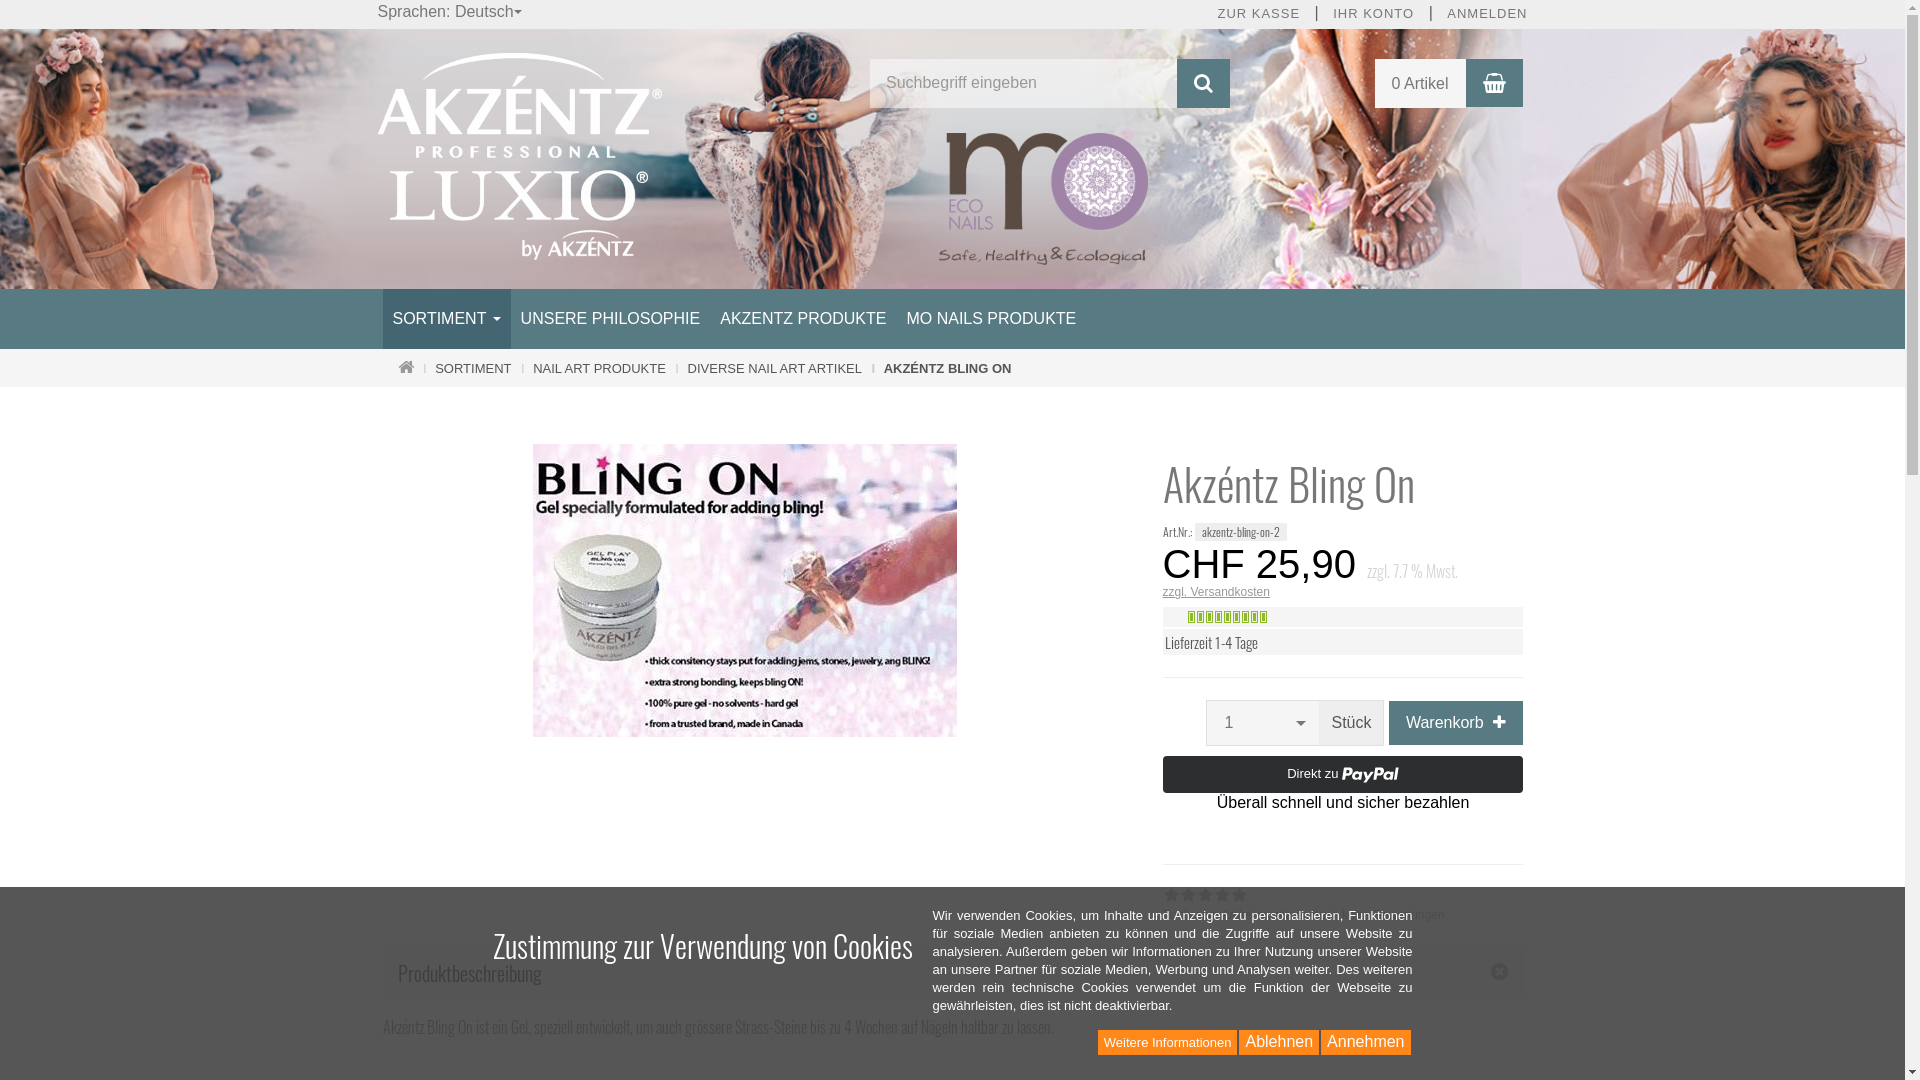 The width and height of the screenshot is (1920, 1080). What do you see at coordinates (990, 318) in the screenshot?
I see `'MO NAILS PRODUKTE'` at bounding box center [990, 318].